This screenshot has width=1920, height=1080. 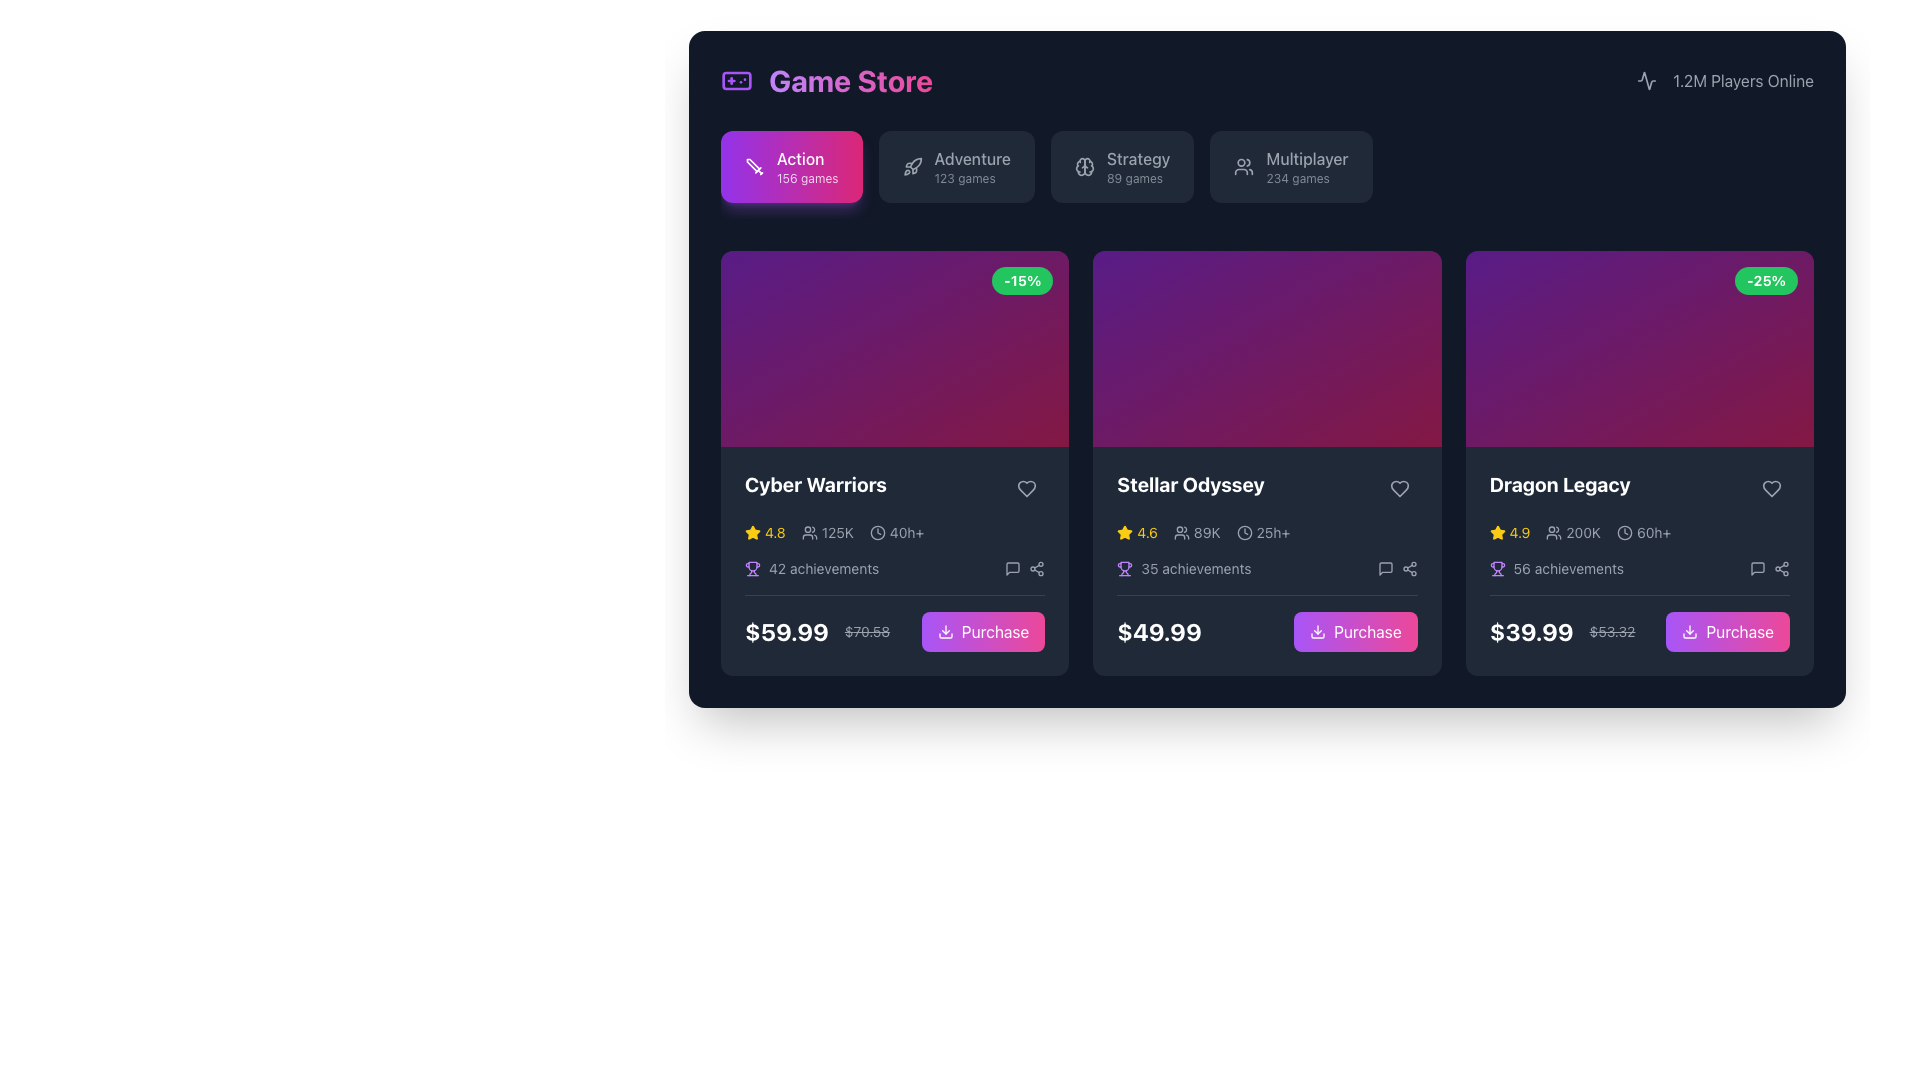 What do you see at coordinates (809, 531) in the screenshot?
I see `the user engagement icon that visually represents the numerical value '125K', located in the bottom section of the 'Cyber Warriors' card, adjacent to the star rating symbol` at bounding box center [809, 531].